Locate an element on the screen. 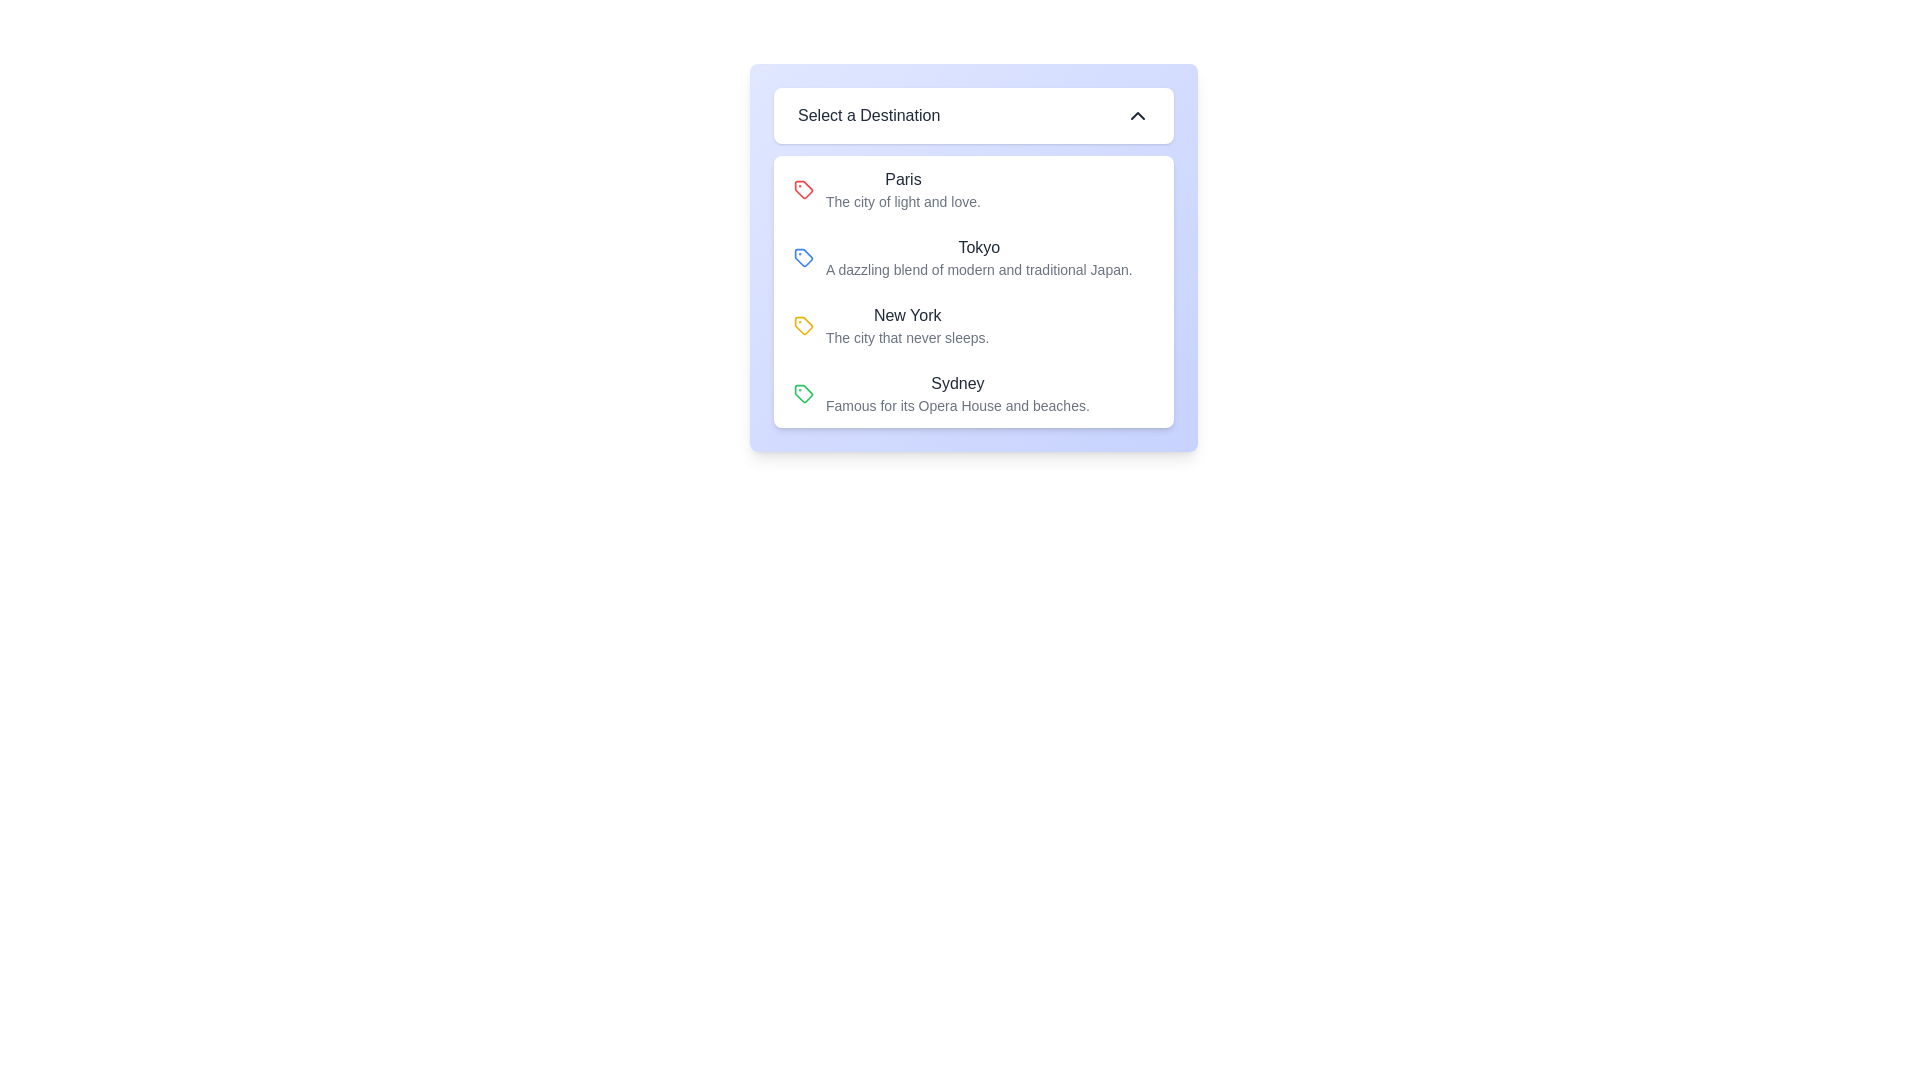  the text label that provides additional context for 'New York' in the dropdown menu 'Select a Destination', which is located below the main text 'New York' is located at coordinates (906, 337).